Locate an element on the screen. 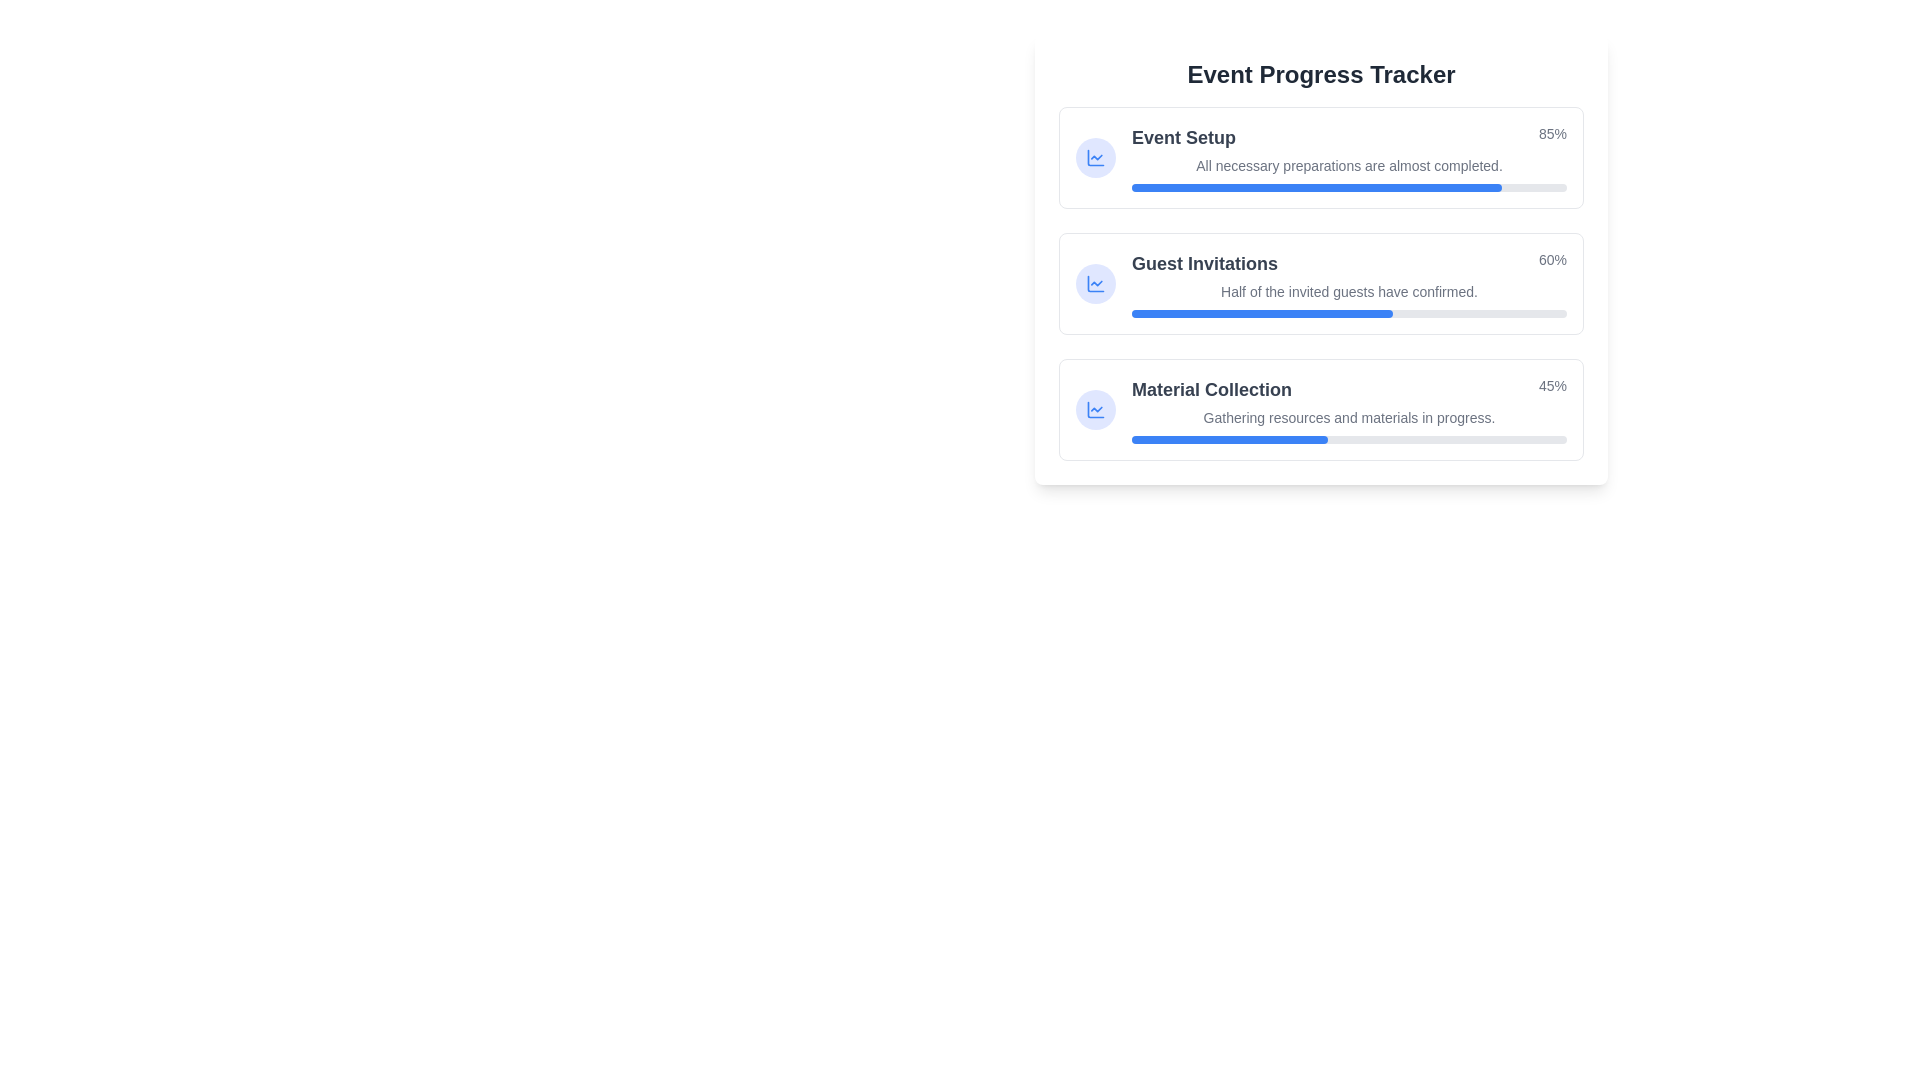  displayed information from the Information widget titled 'Guest Invitations', which shows a progress of 60% and a confirmation message is located at coordinates (1321, 284).